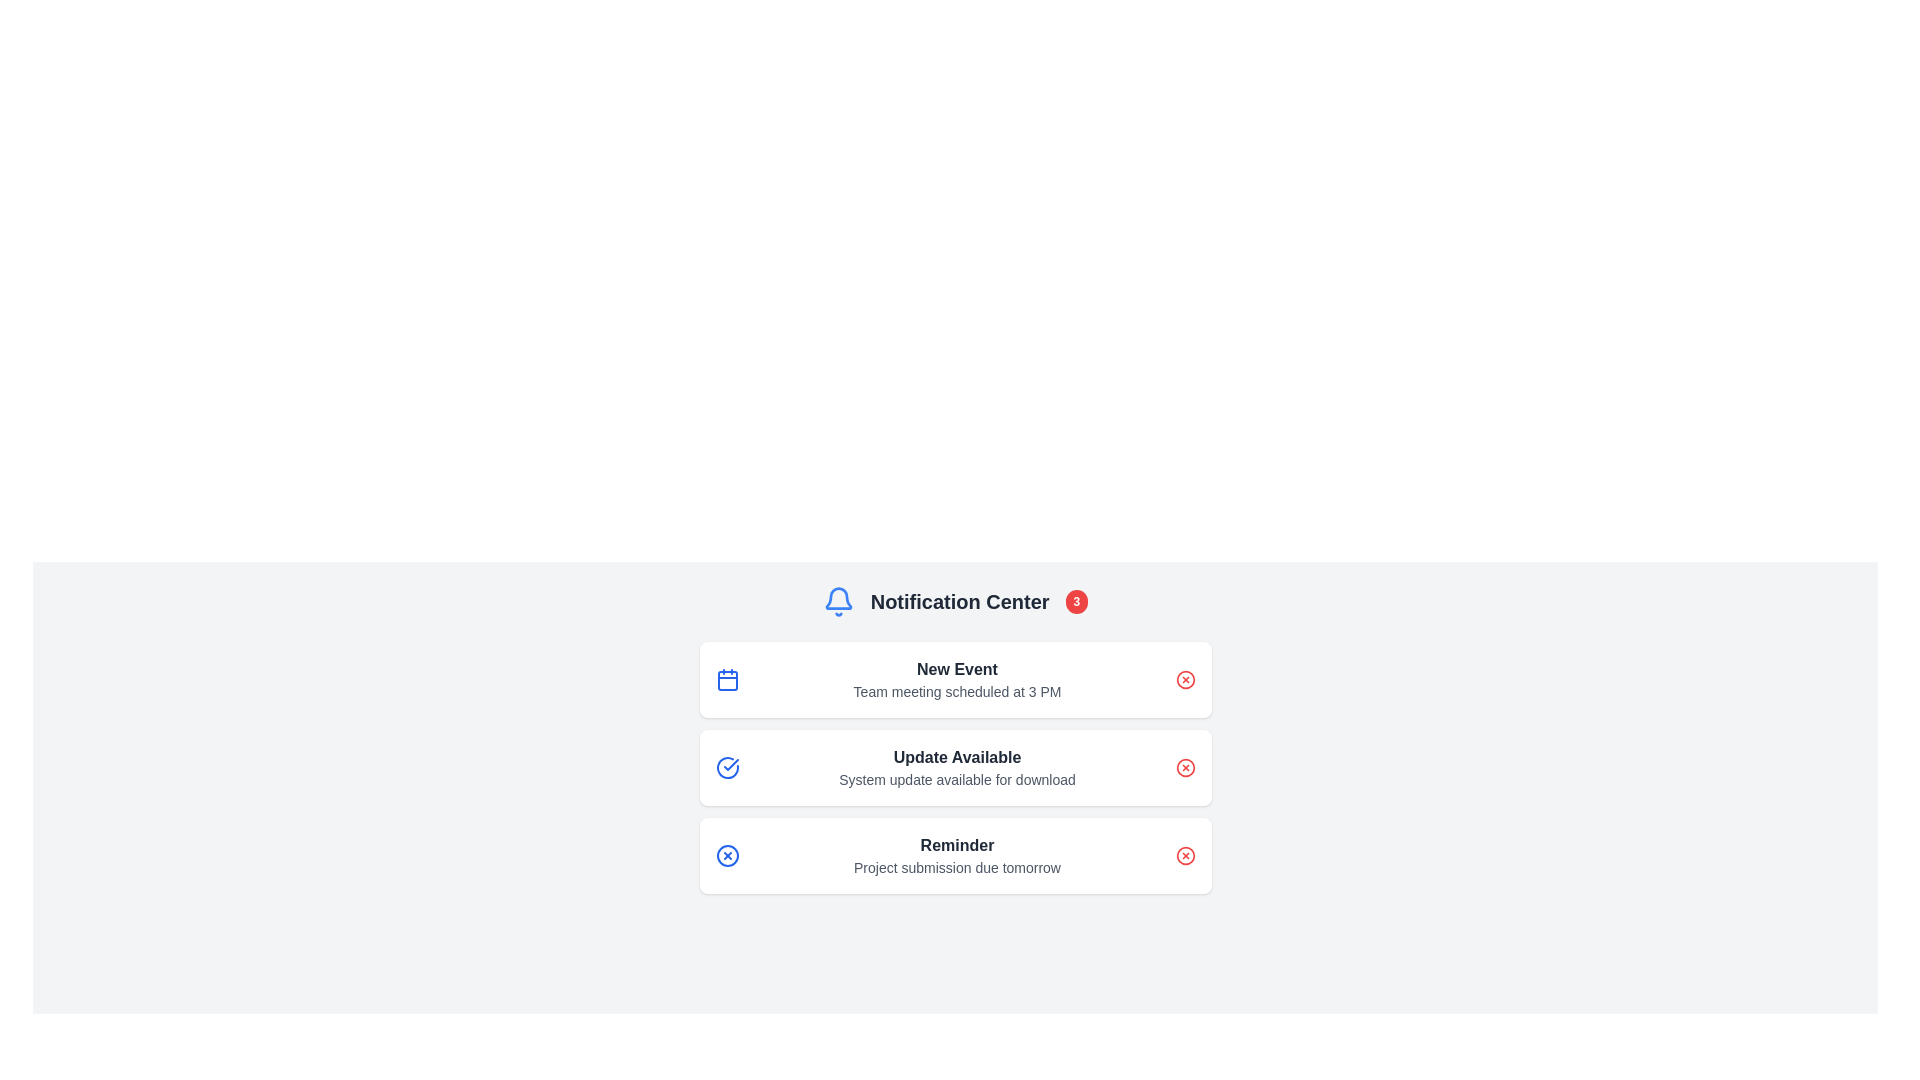 This screenshot has height=1080, width=1920. I want to click on the Notification card titled 'Update Available' with a subtitle 'System update available for download', positioned in the Notification Center, so click(954, 766).